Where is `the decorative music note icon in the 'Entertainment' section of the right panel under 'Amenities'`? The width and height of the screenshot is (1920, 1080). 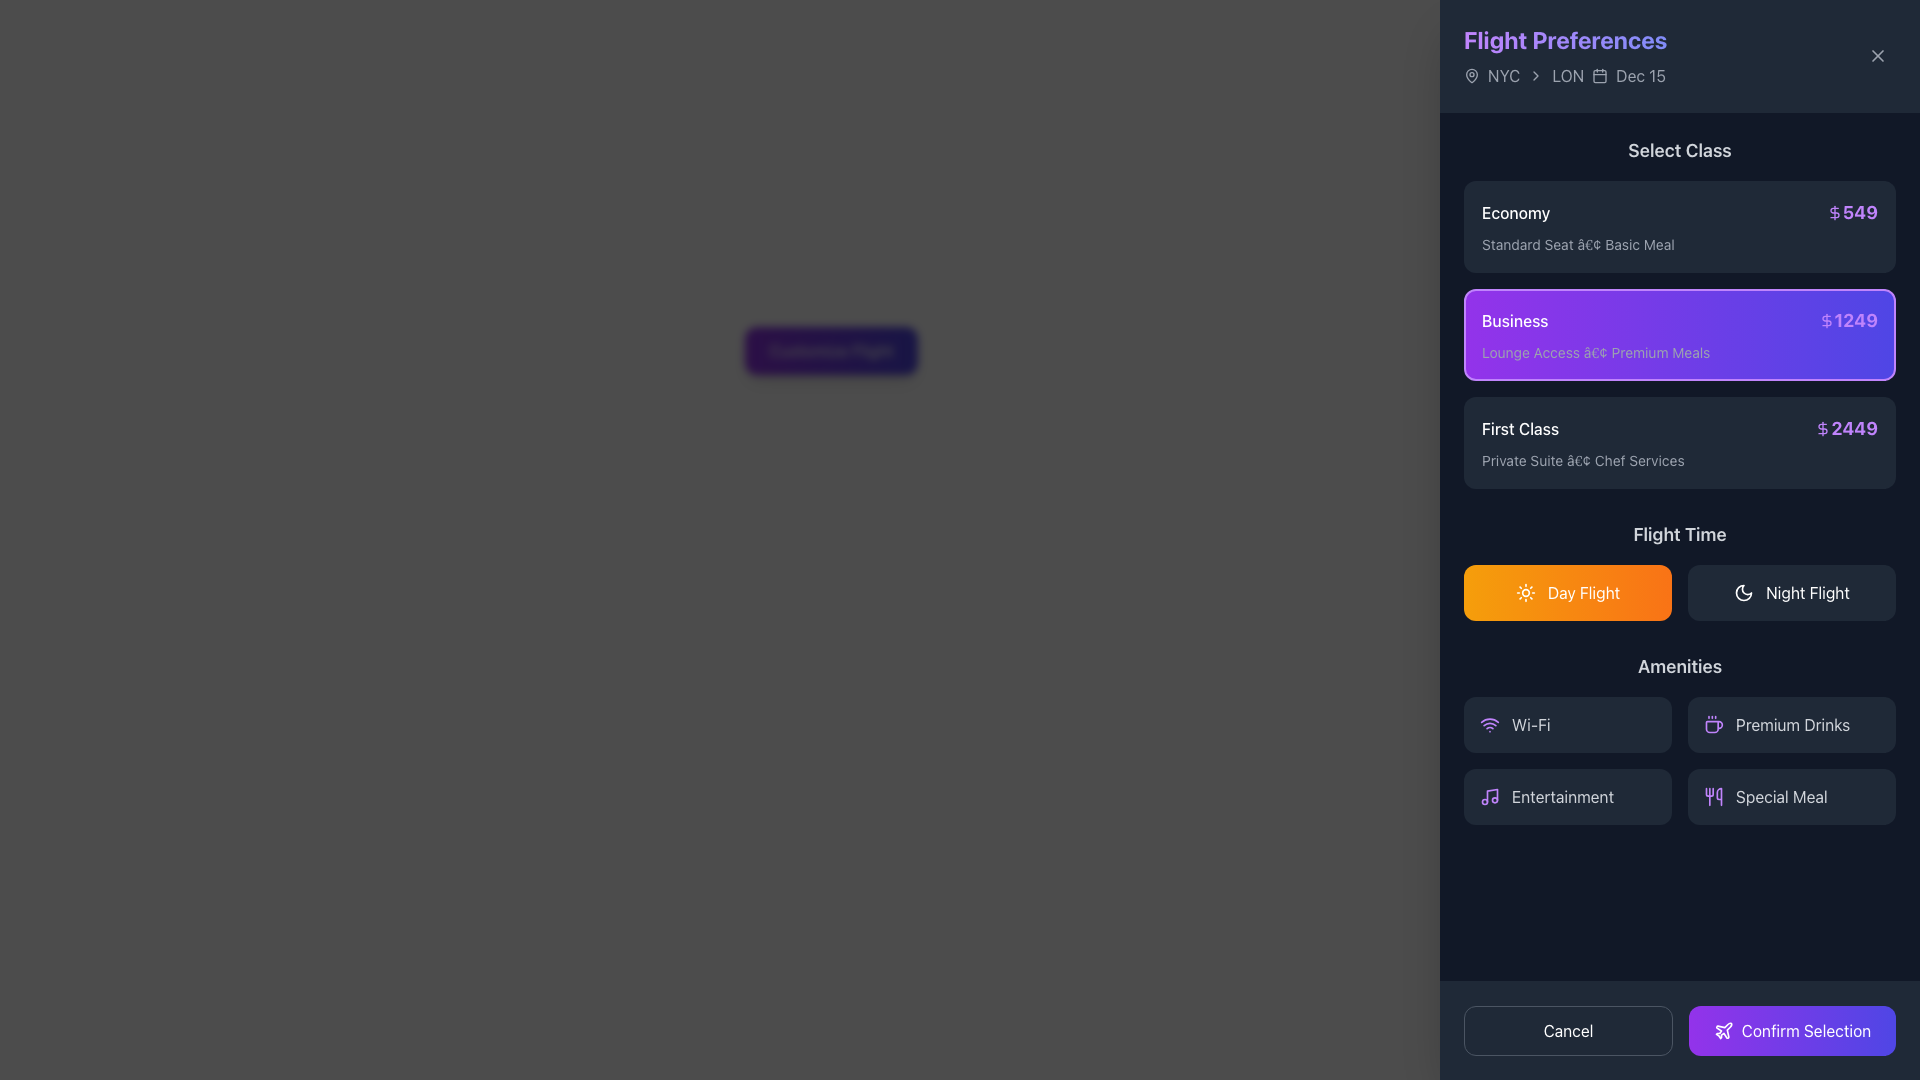
the decorative music note icon in the 'Entertainment' section of the right panel under 'Amenities' is located at coordinates (1492, 794).